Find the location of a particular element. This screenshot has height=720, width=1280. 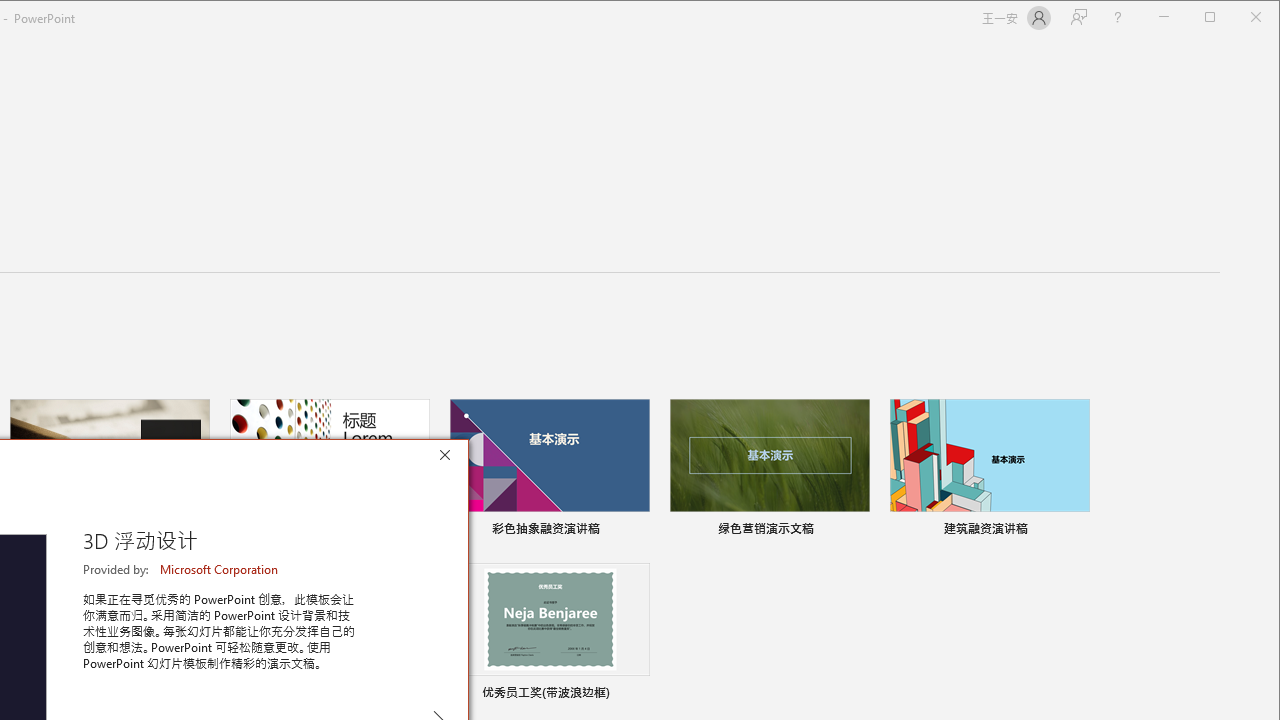

'Microsoft Corporation' is located at coordinates (220, 569).